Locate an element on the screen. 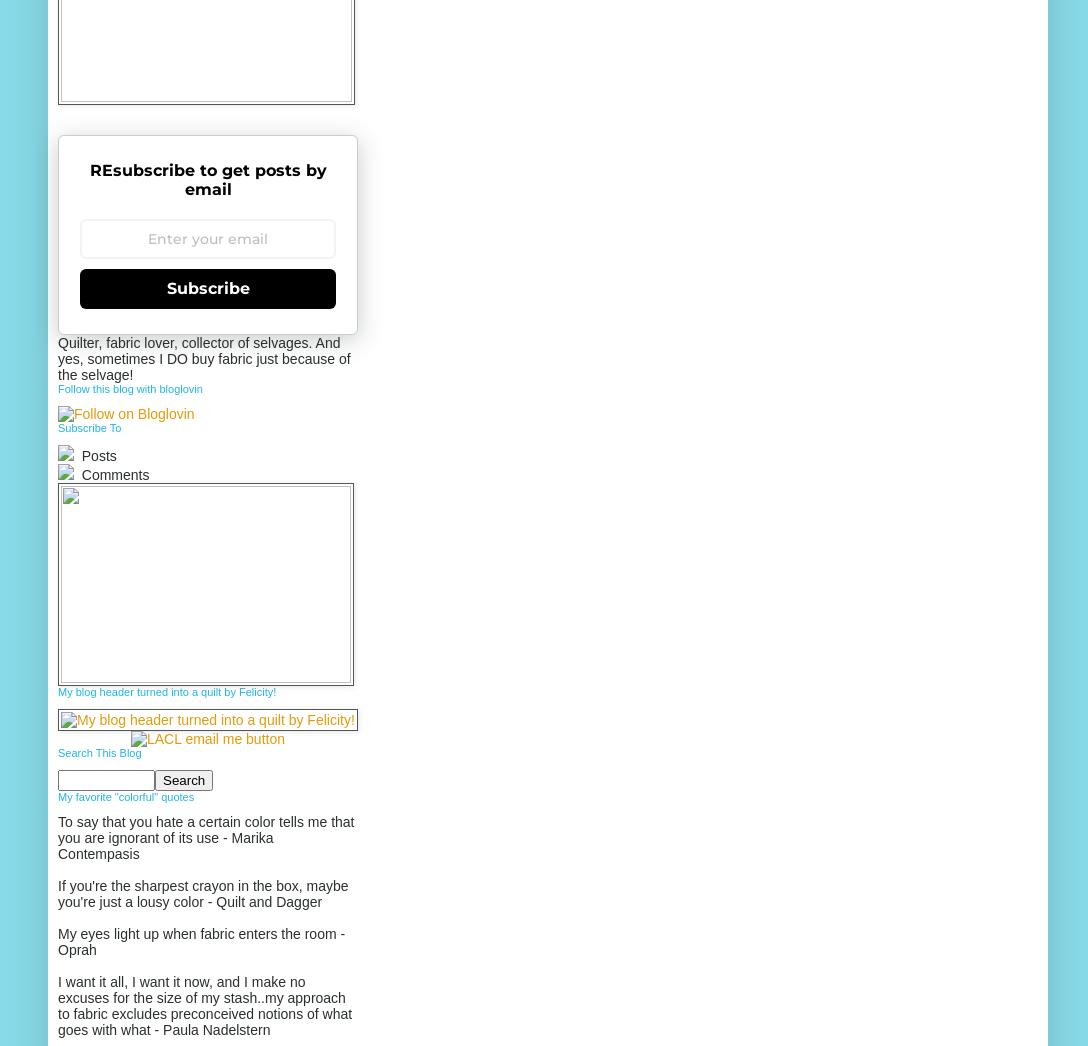 This screenshot has height=1046, width=1088. 'Posts' is located at coordinates (96, 454).